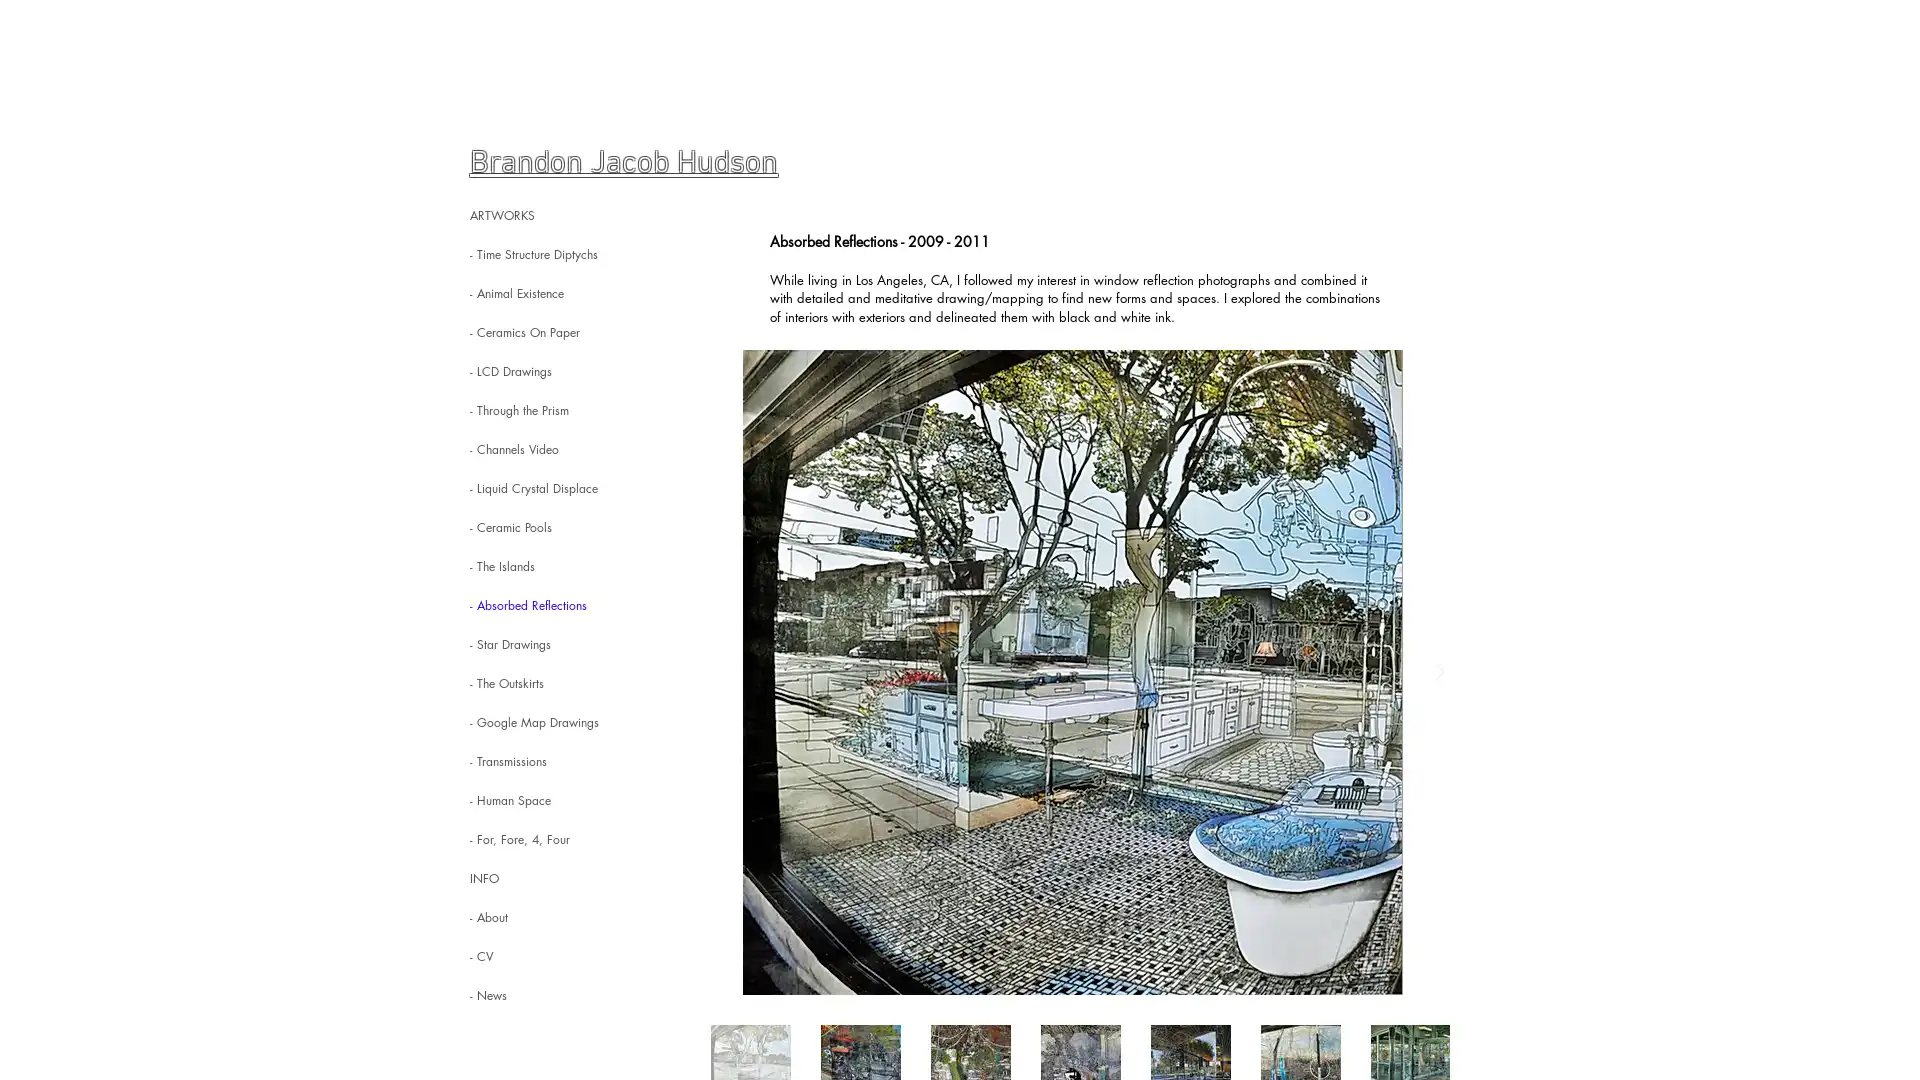 This screenshot has width=1920, height=1080. Describe the element at coordinates (1072, 672) in the screenshot. I see `Absorbed Reflection X by Brandon Hudson` at that location.